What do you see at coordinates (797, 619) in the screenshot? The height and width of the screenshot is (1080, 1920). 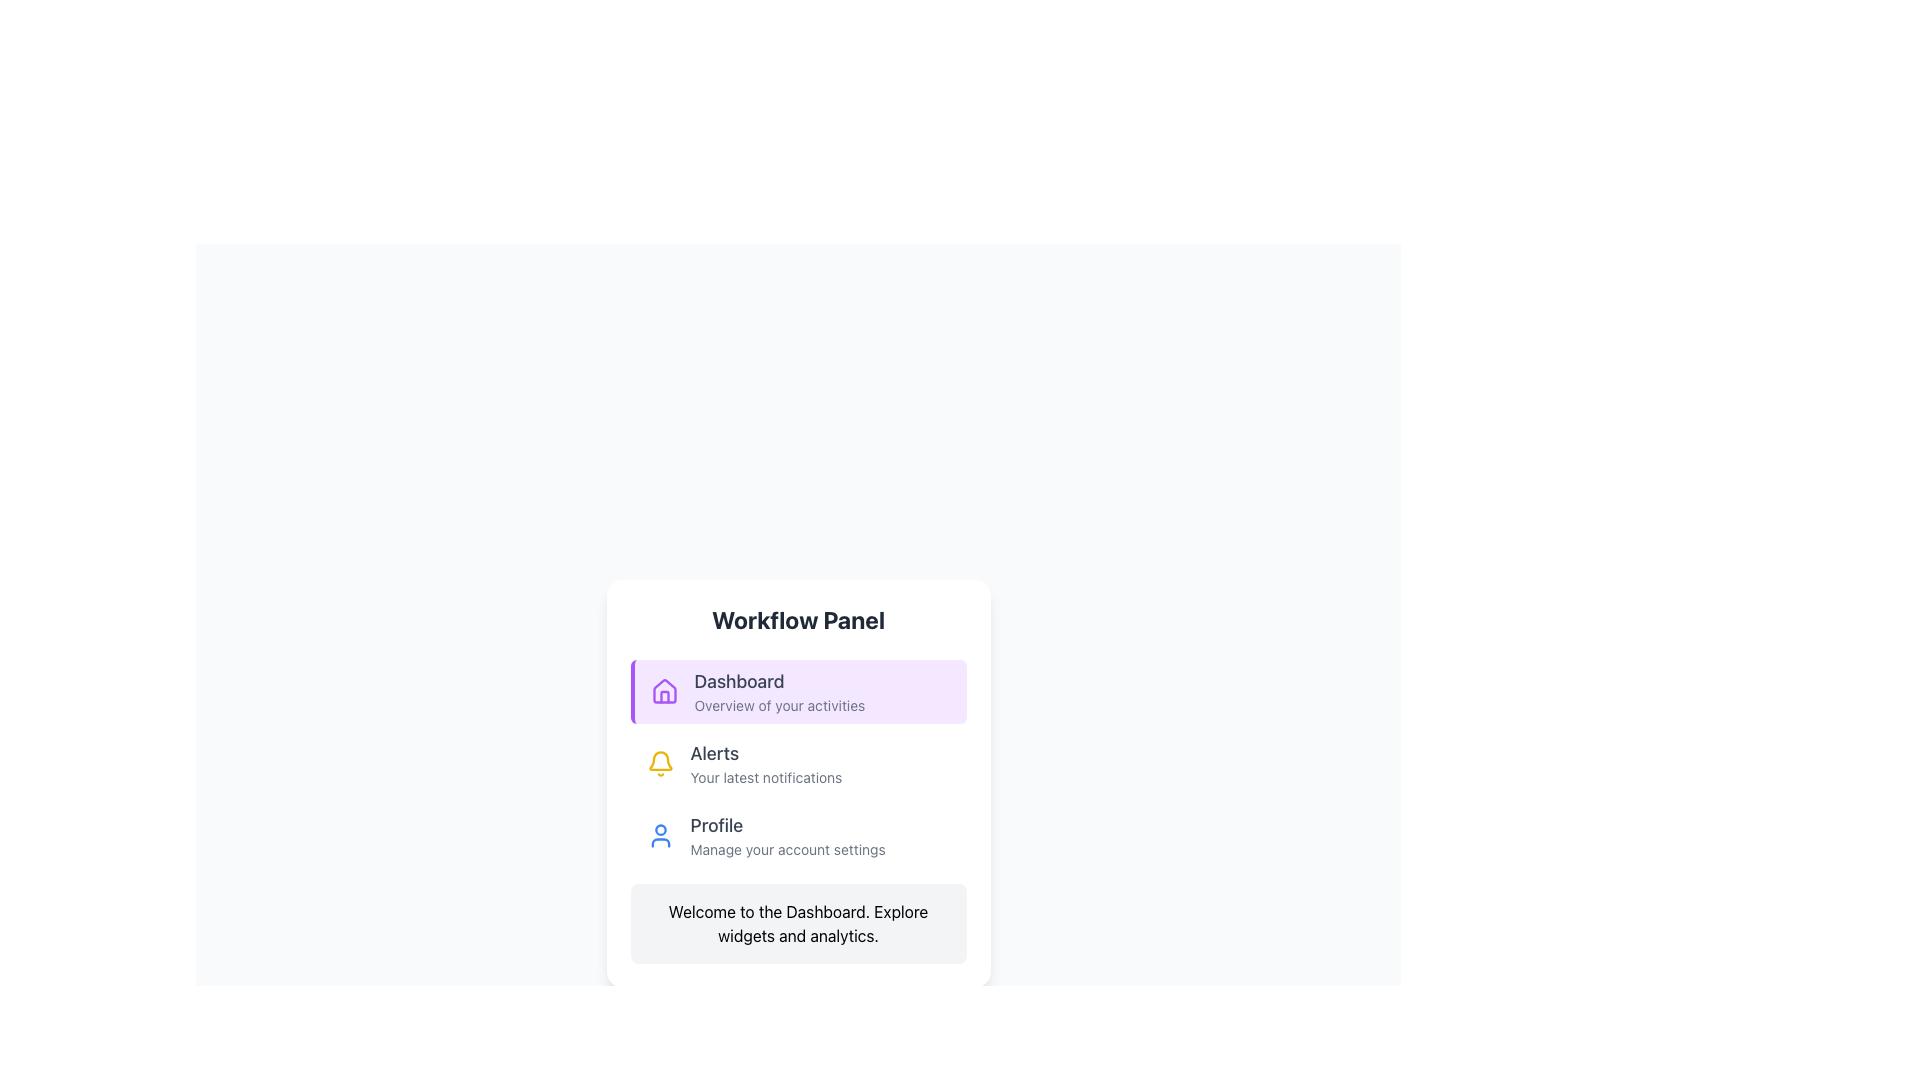 I see `the 'Workflow Panel' text label, which displays the phrase in a bold and large font, located at the top of its card-like panel` at bounding box center [797, 619].